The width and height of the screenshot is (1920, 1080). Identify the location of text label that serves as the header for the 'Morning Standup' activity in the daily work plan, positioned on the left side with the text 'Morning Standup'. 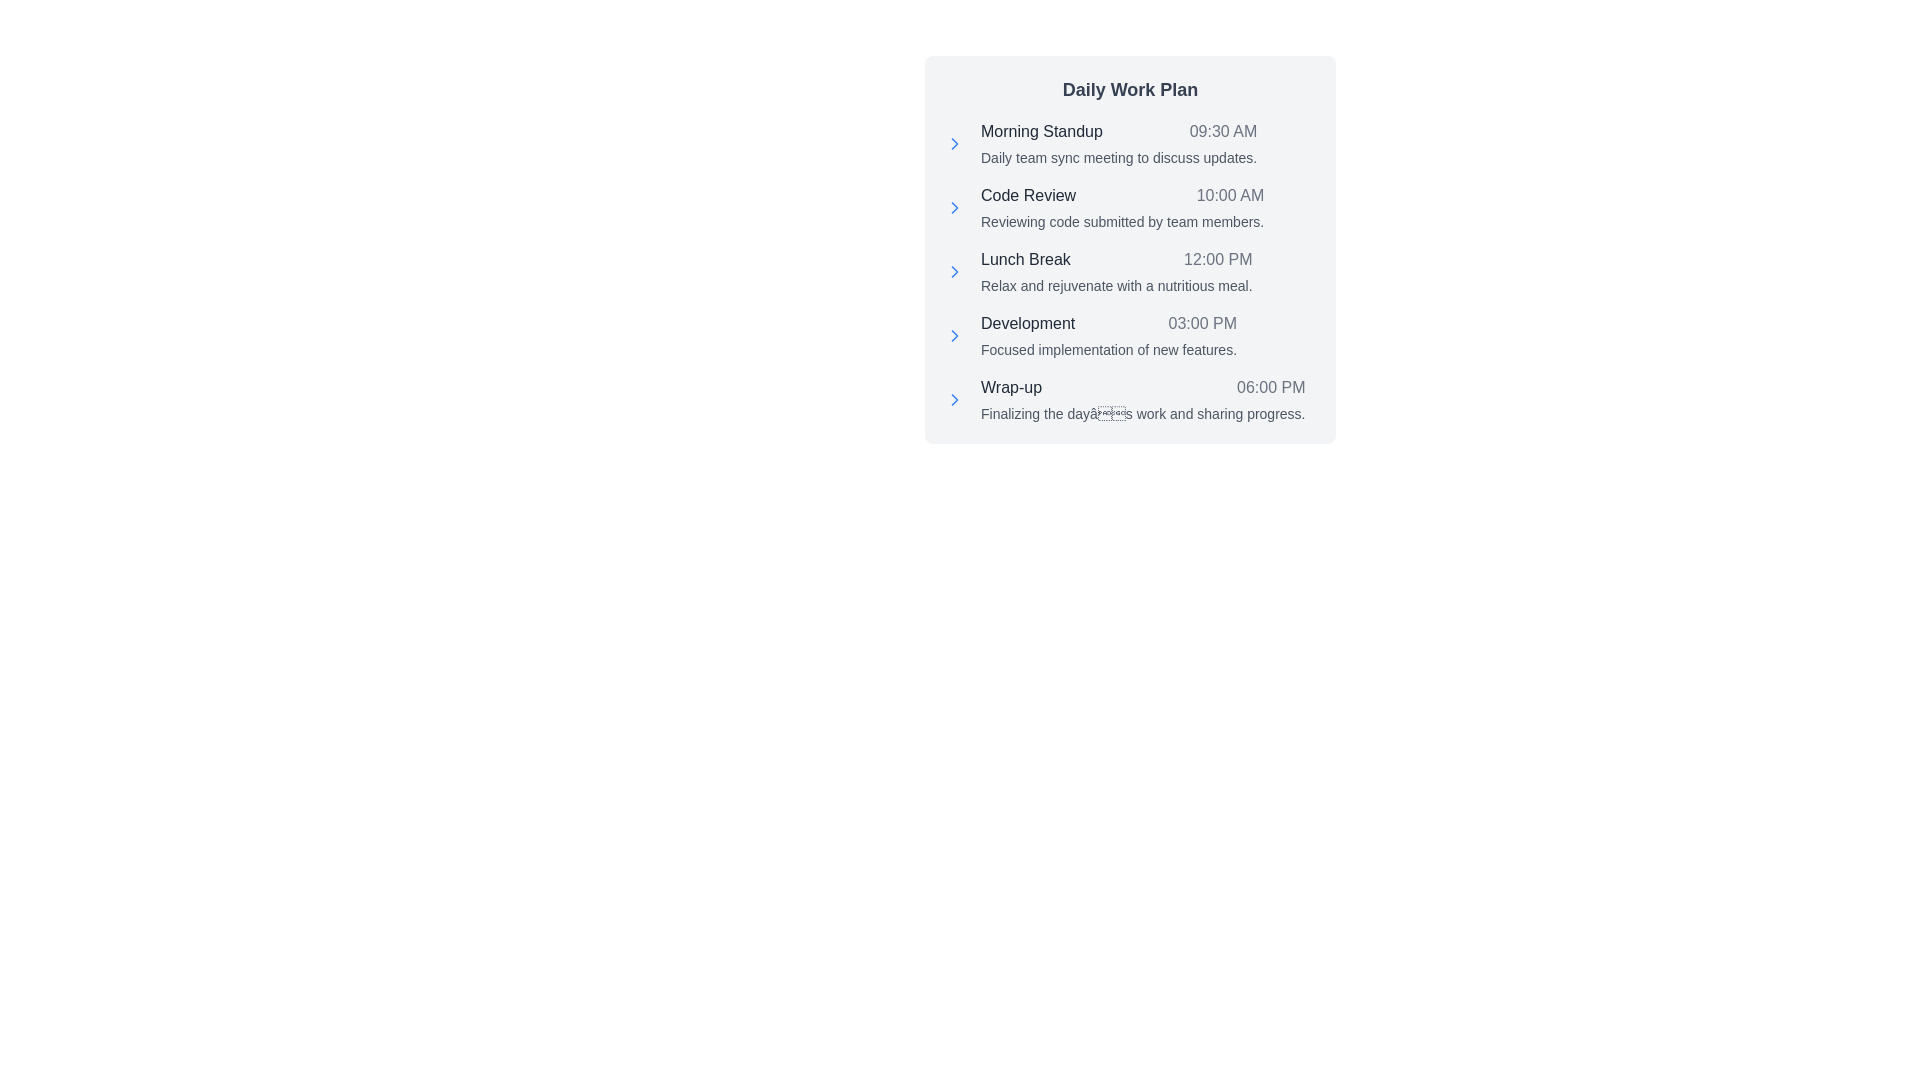
(1040, 131).